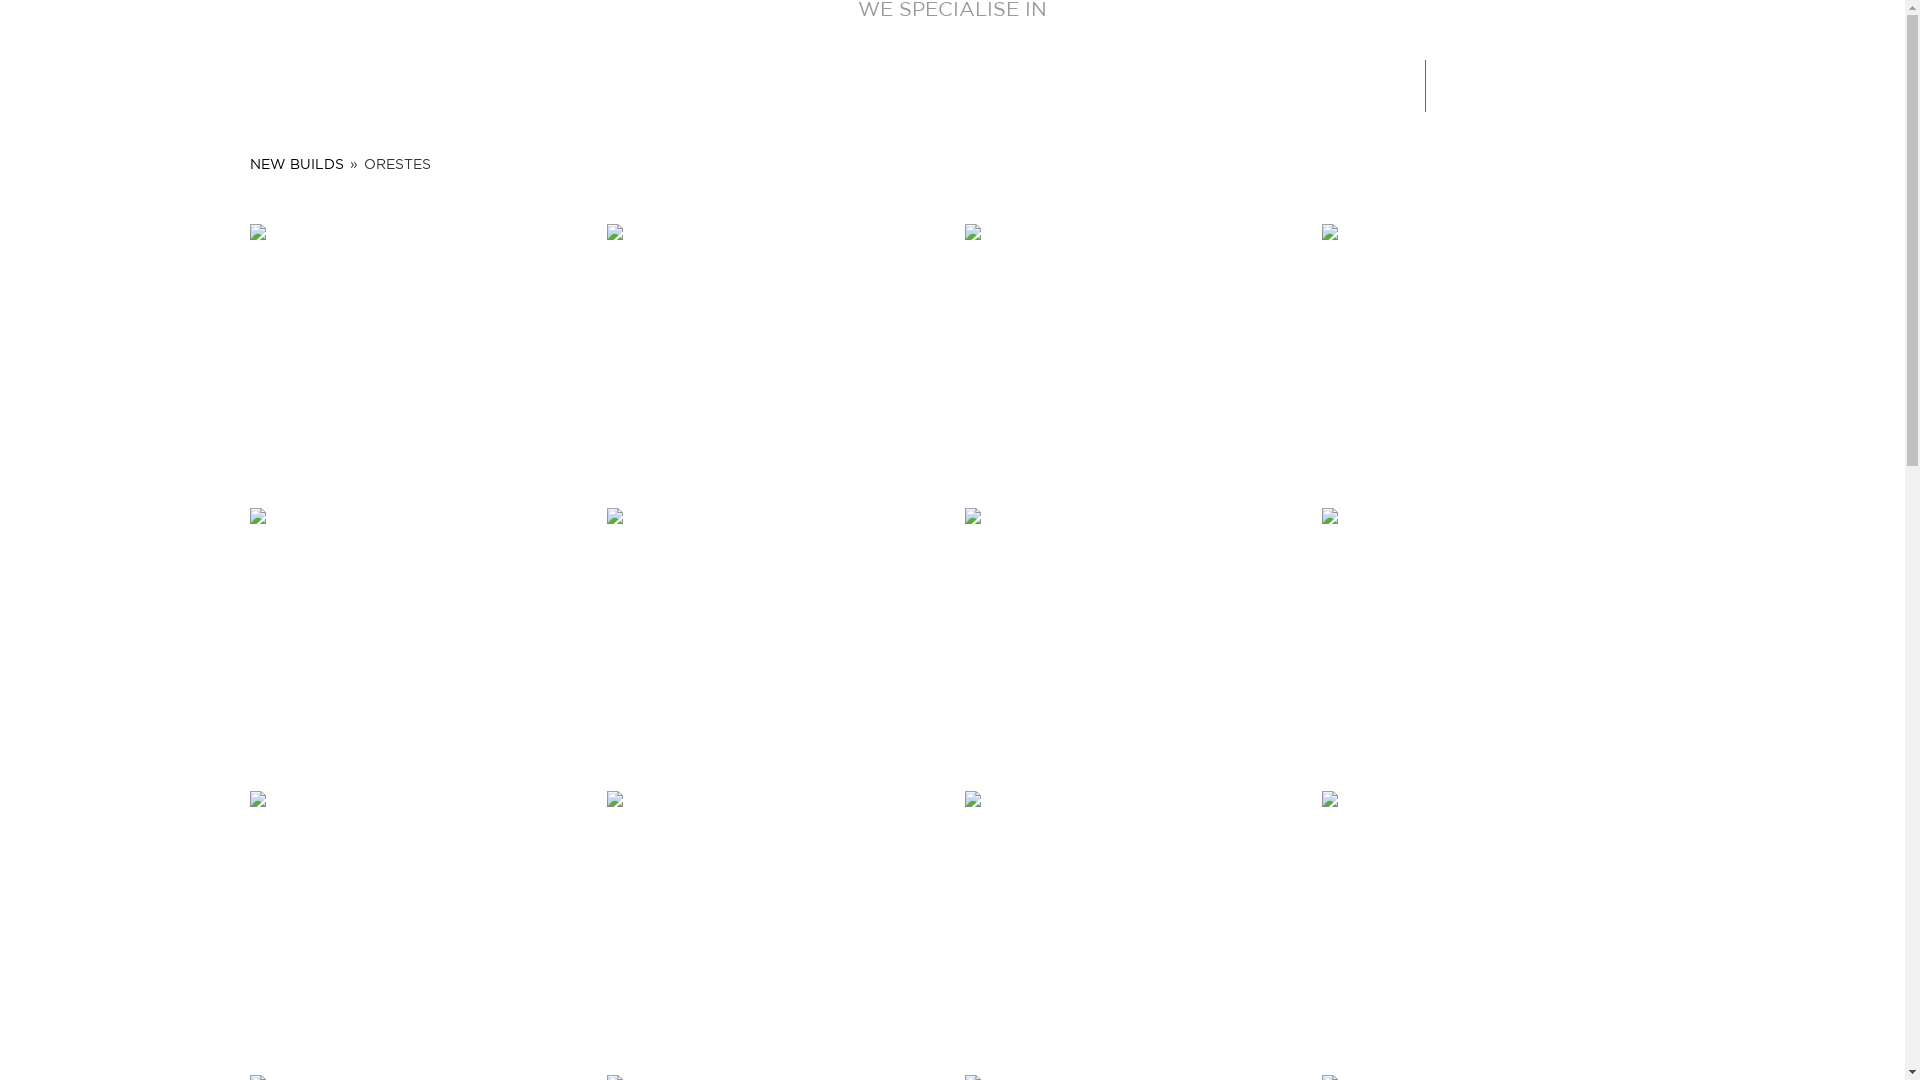 This screenshot has height=1080, width=1920. What do you see at coordinates (1488, 352) in the screenshot?
I see `'Orestes'` at bounding box center [1488, 352].